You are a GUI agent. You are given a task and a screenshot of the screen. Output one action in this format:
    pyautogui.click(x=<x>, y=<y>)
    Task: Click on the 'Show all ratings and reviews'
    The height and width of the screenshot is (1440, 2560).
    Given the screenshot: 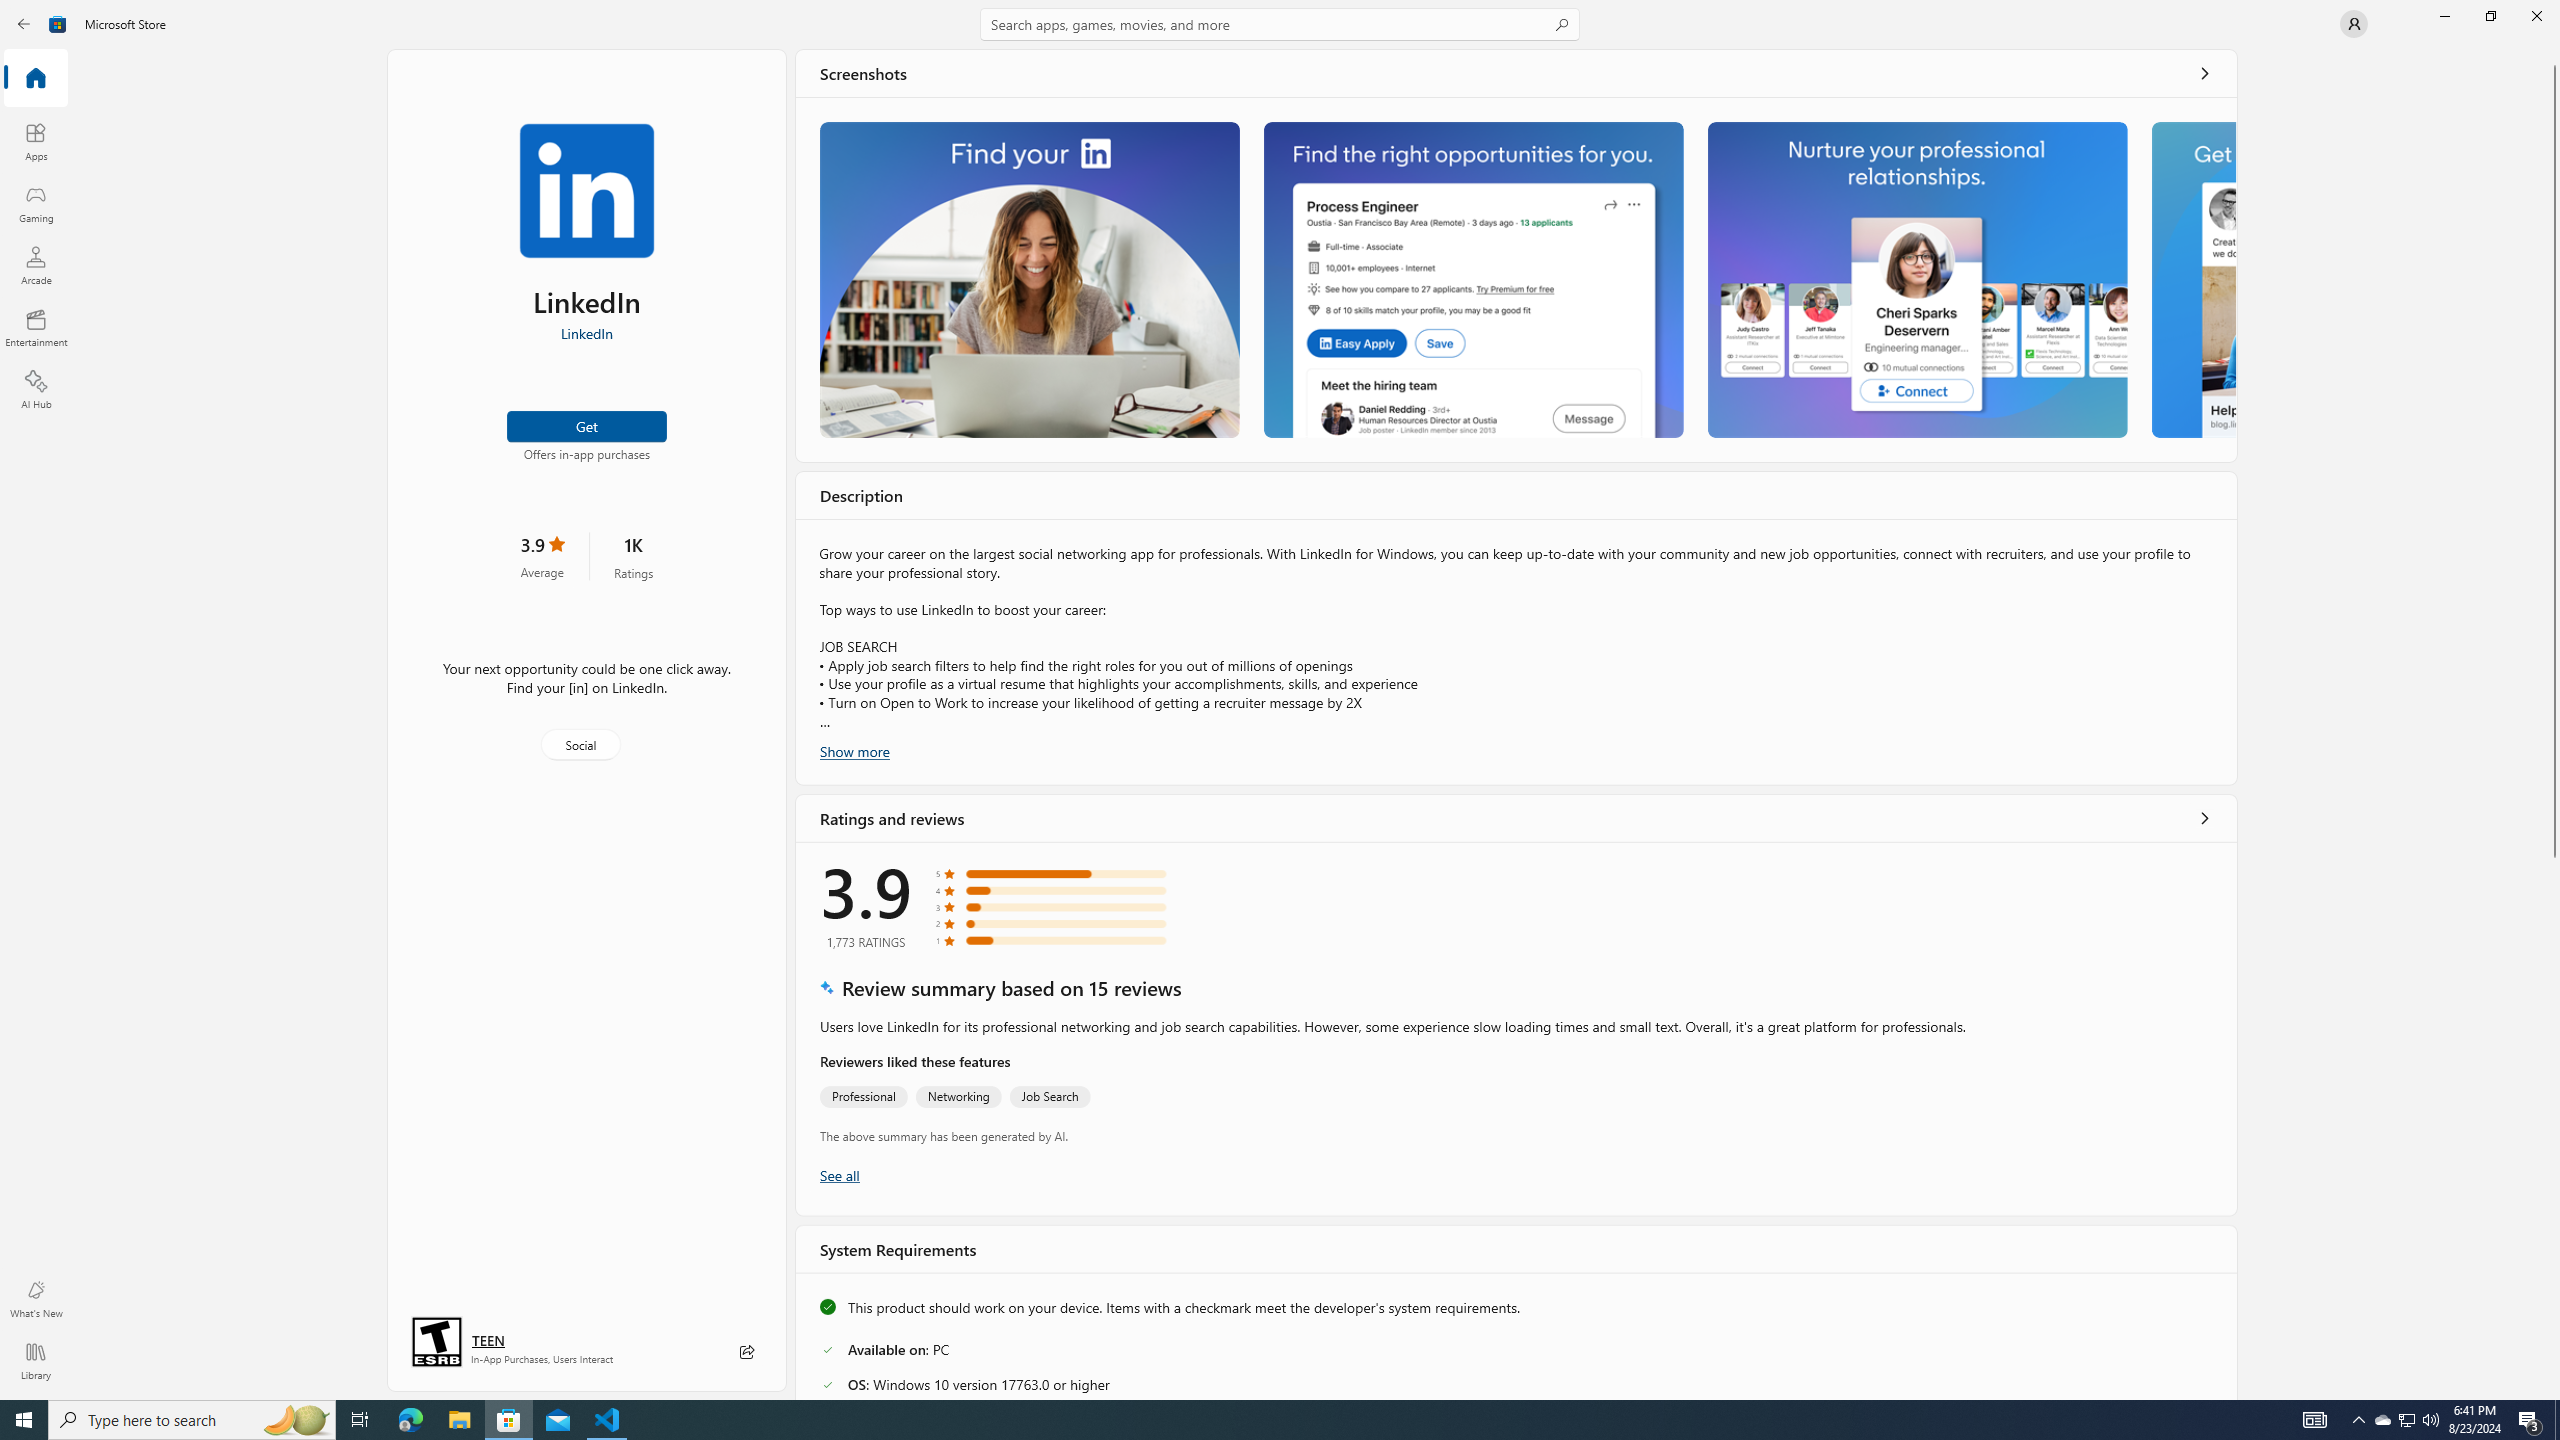 What is the action you would take?
    pyautogui.click(x=2205, y=816)
    